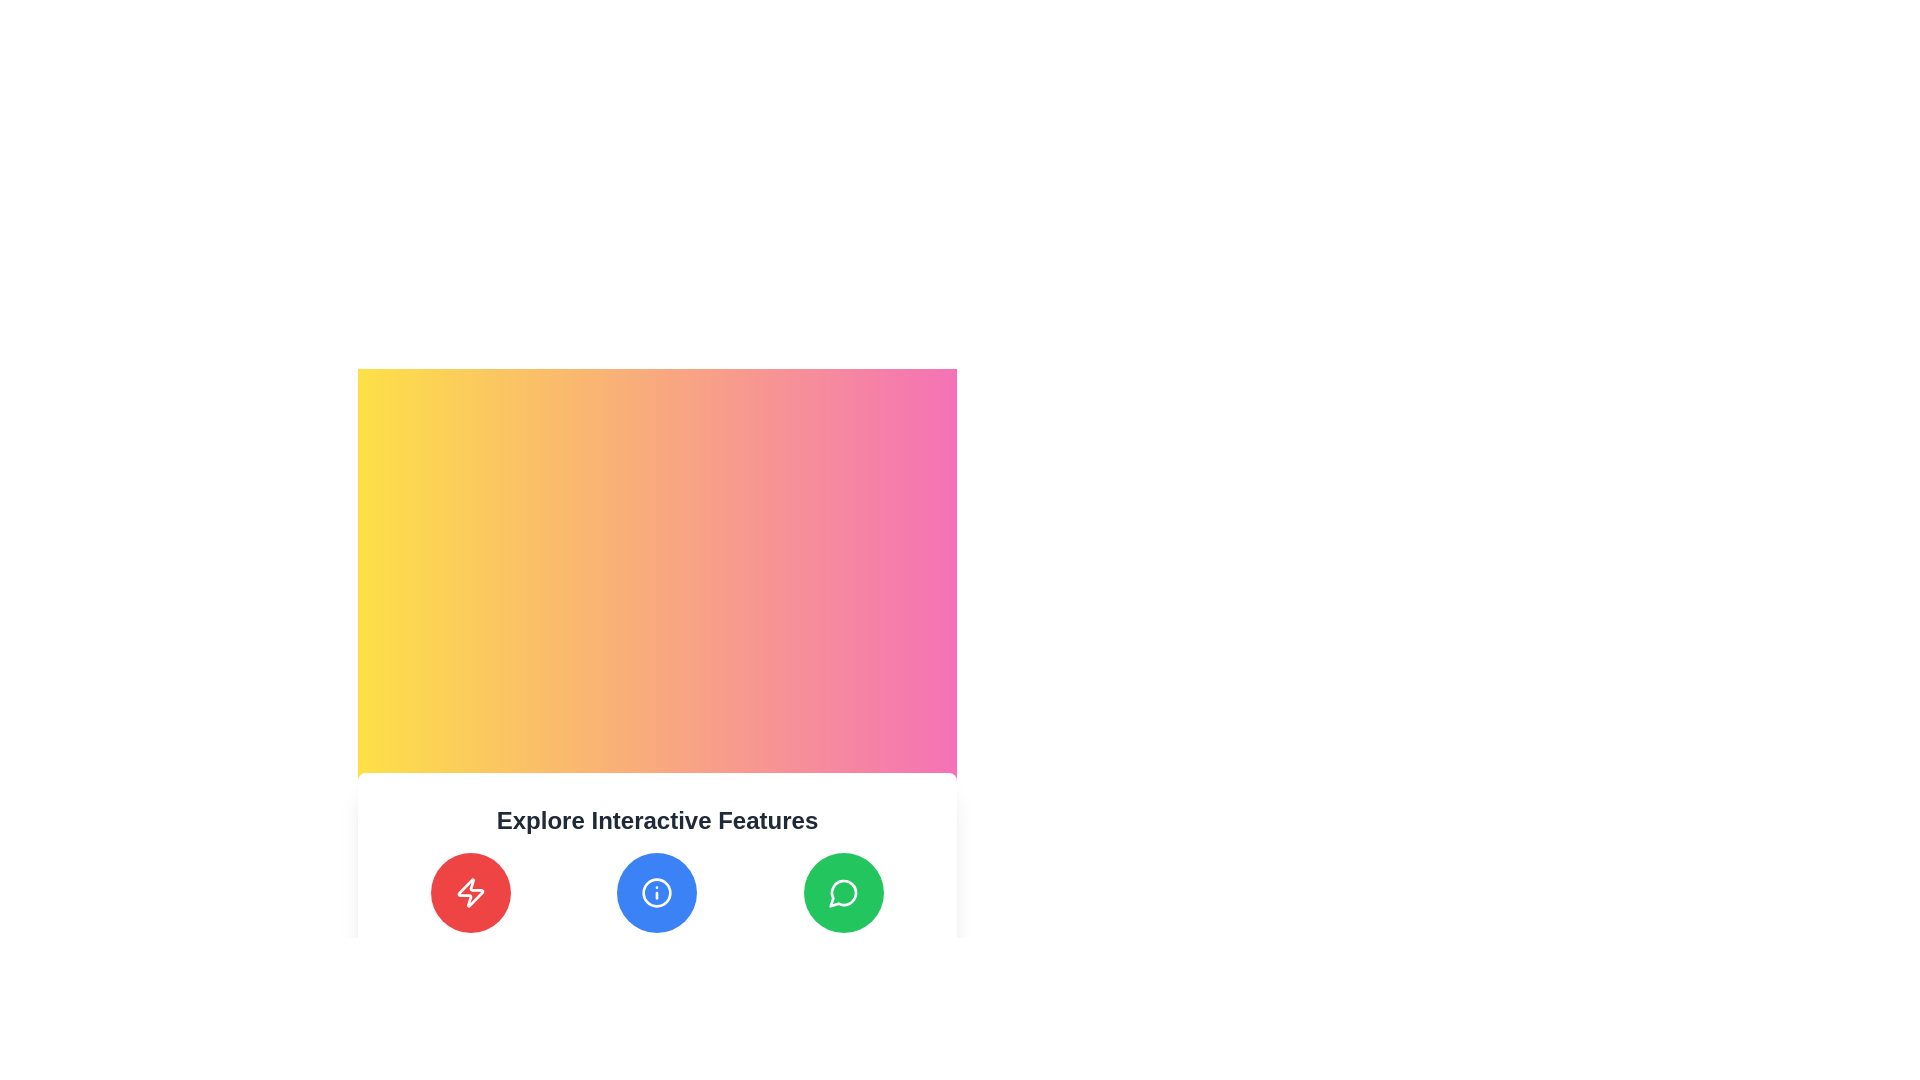 This screenshot has width=1920, height=1080. Describe the element at coordinates (843, 892) in the screenshot. I see `the circular icon button located at the bottom right of a row of three buttons, where the other two buttons are red with a lightning icon and blue with an information icon` at that location.